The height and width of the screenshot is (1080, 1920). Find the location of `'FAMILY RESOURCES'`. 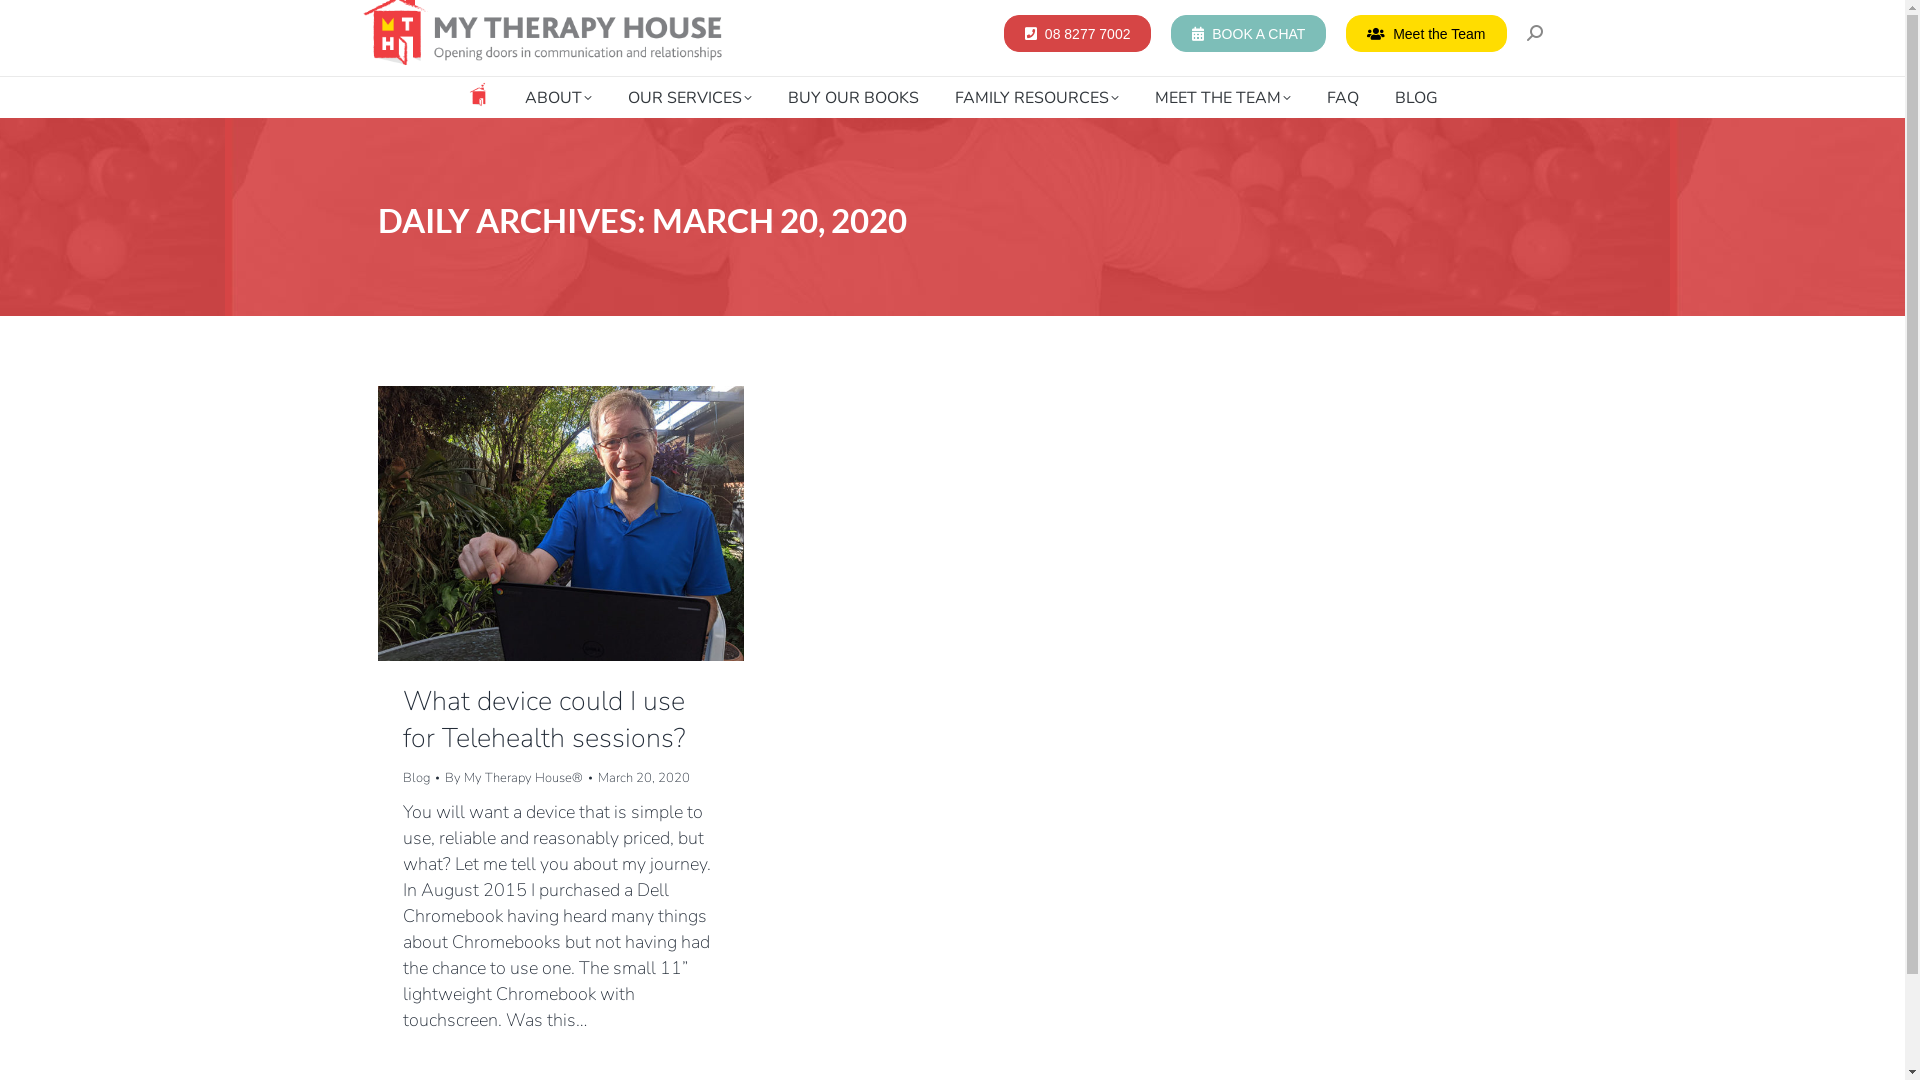

'FAMILY RESOURCES' is located at coordinates (1036, 97).